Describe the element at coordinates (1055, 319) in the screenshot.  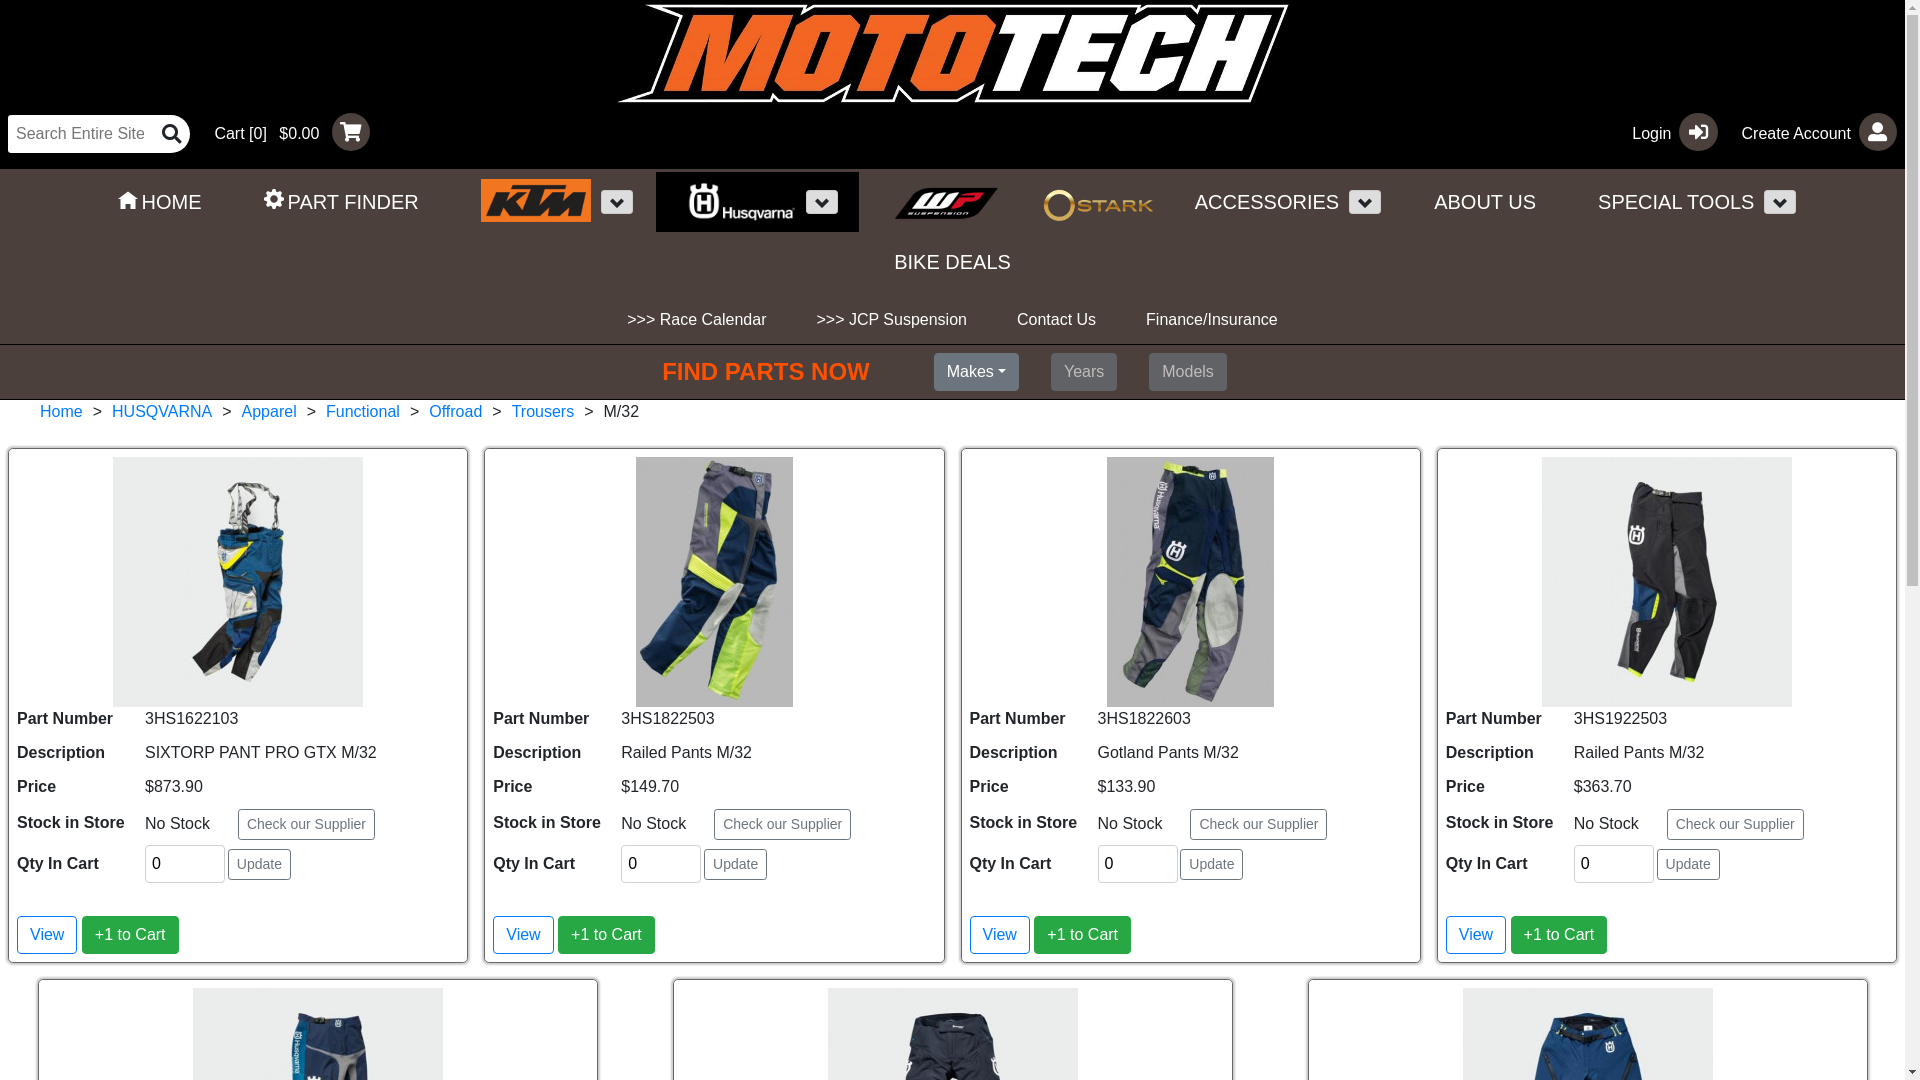
I see `'Contact Us'` at that location.